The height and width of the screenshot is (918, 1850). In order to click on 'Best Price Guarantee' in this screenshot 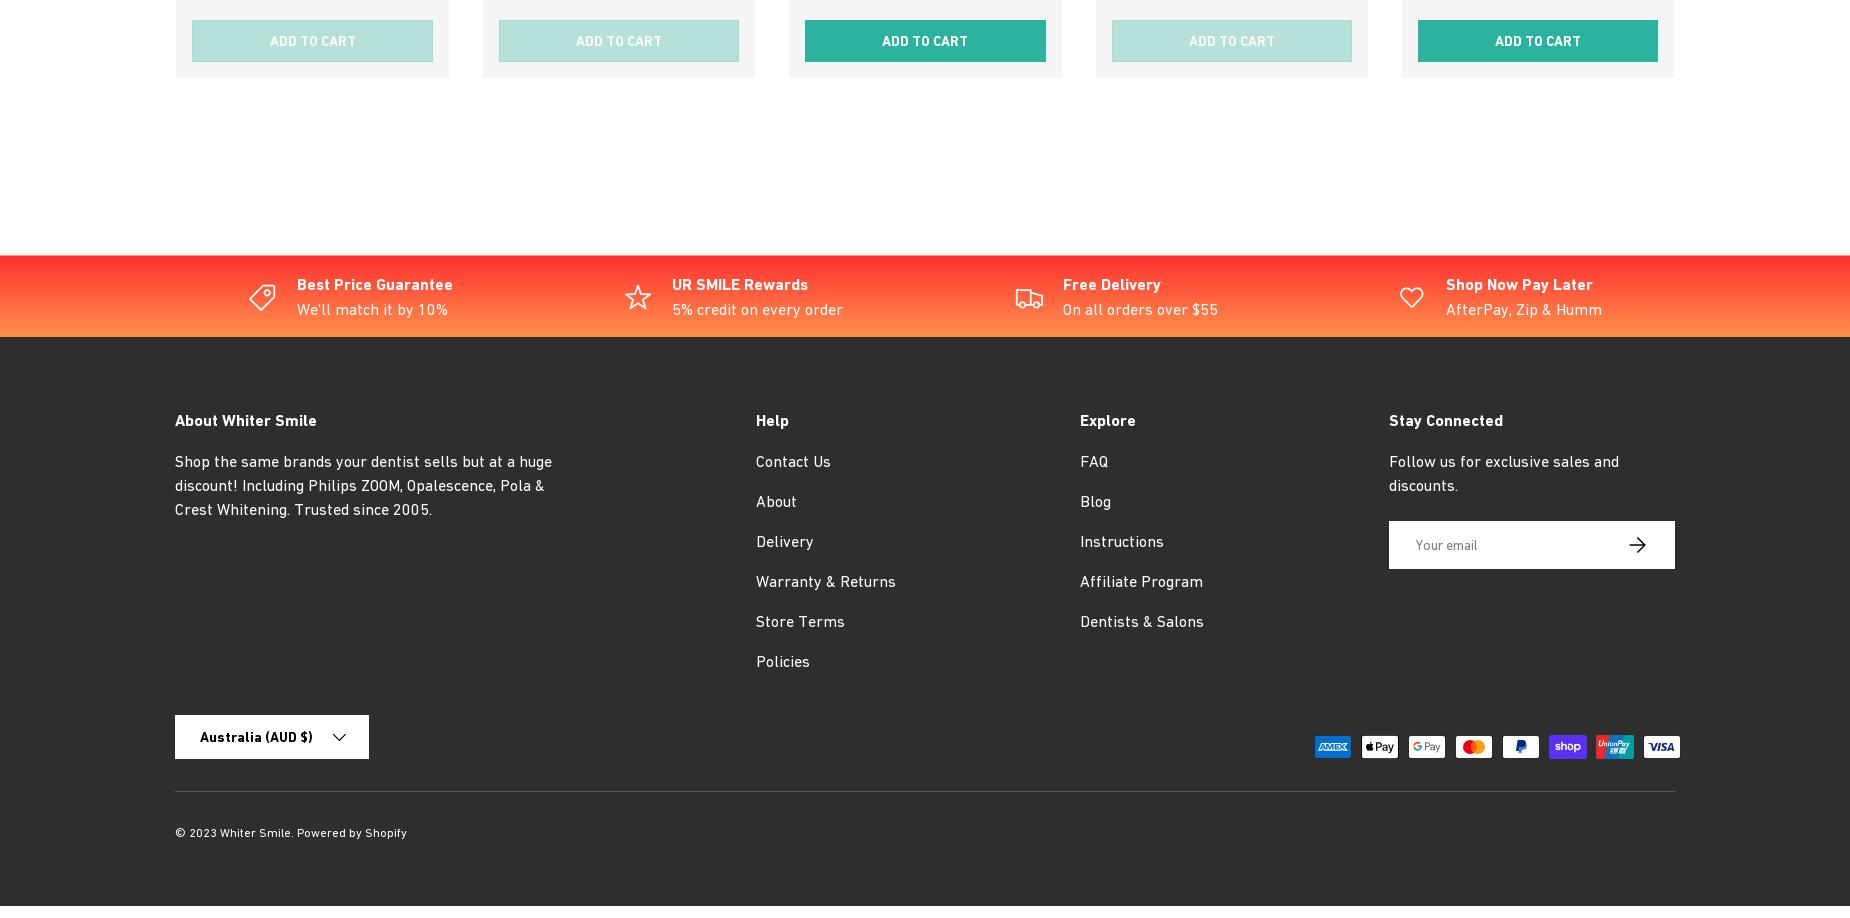, I will do `click(373, 283)`.